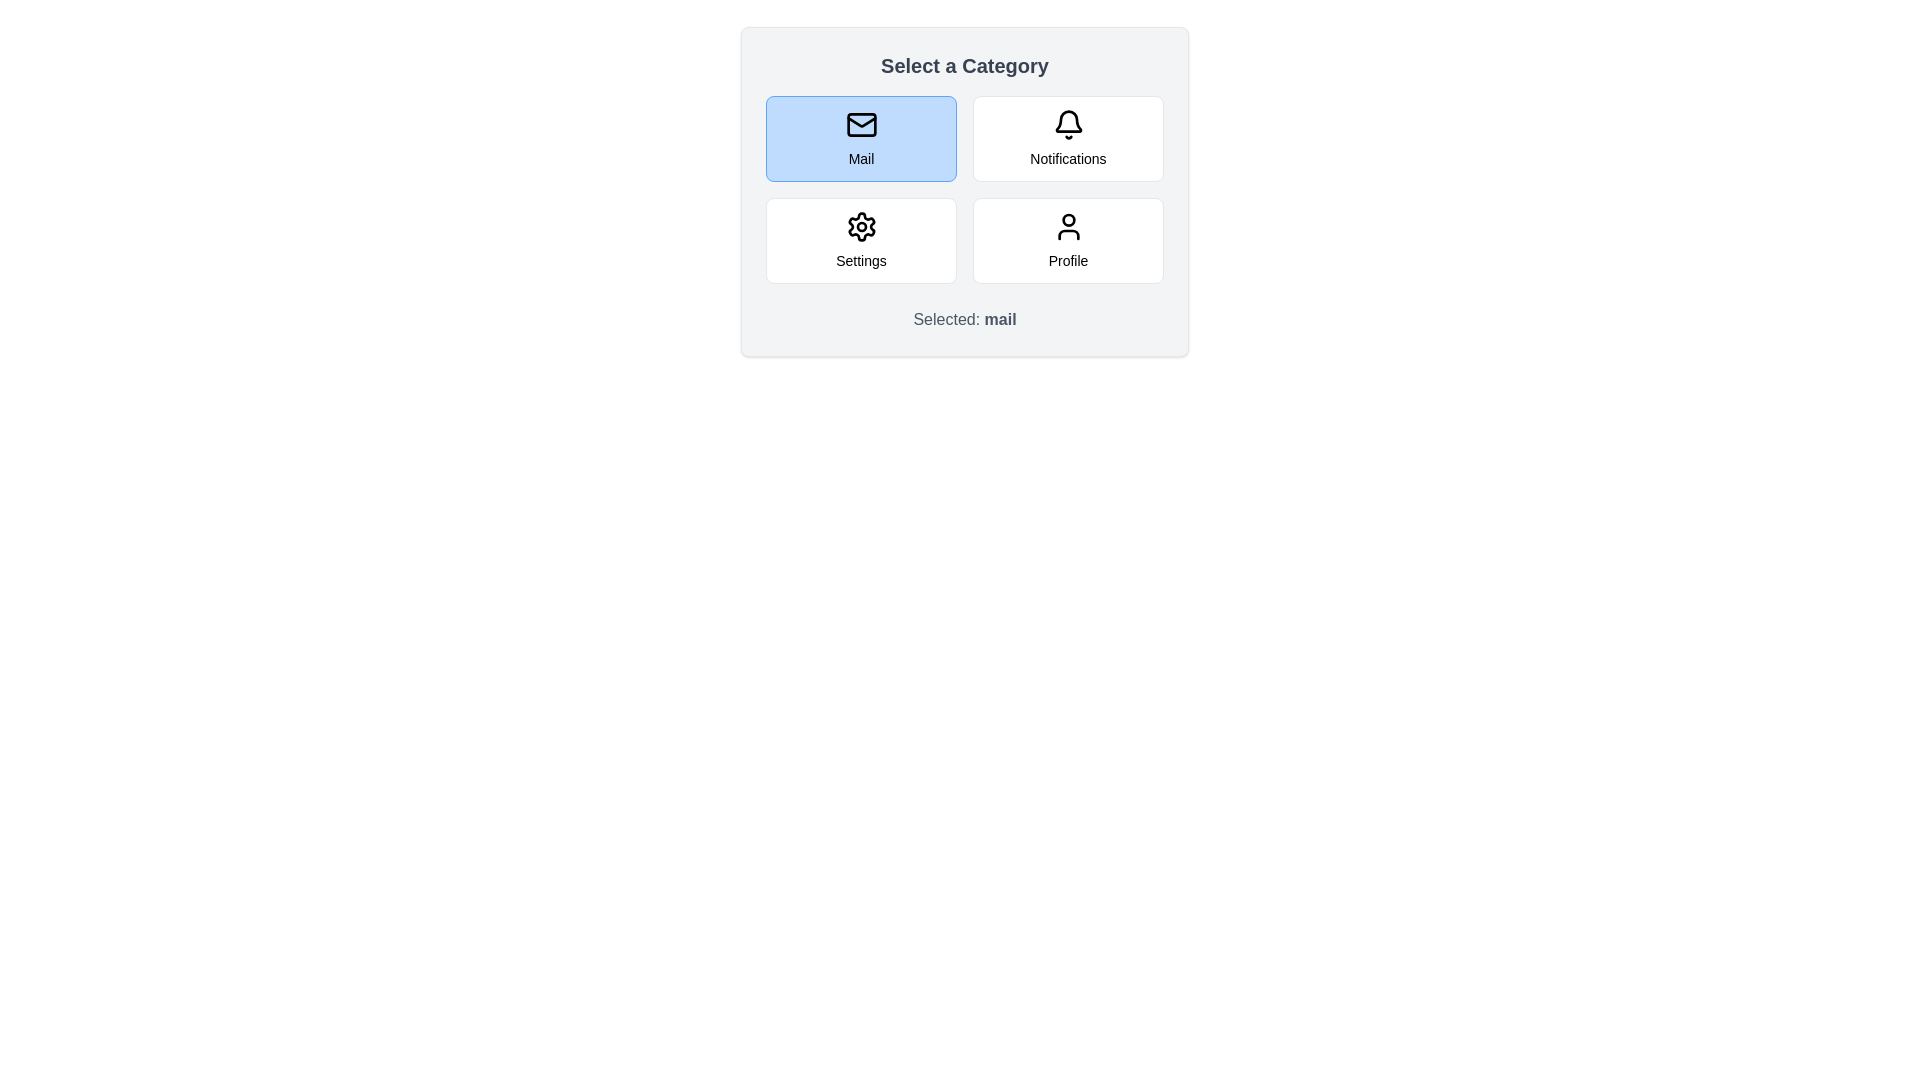  Describe the element at coordinates (1067, 239) in the screenshot. I see `the Profile button to select it` at that location.